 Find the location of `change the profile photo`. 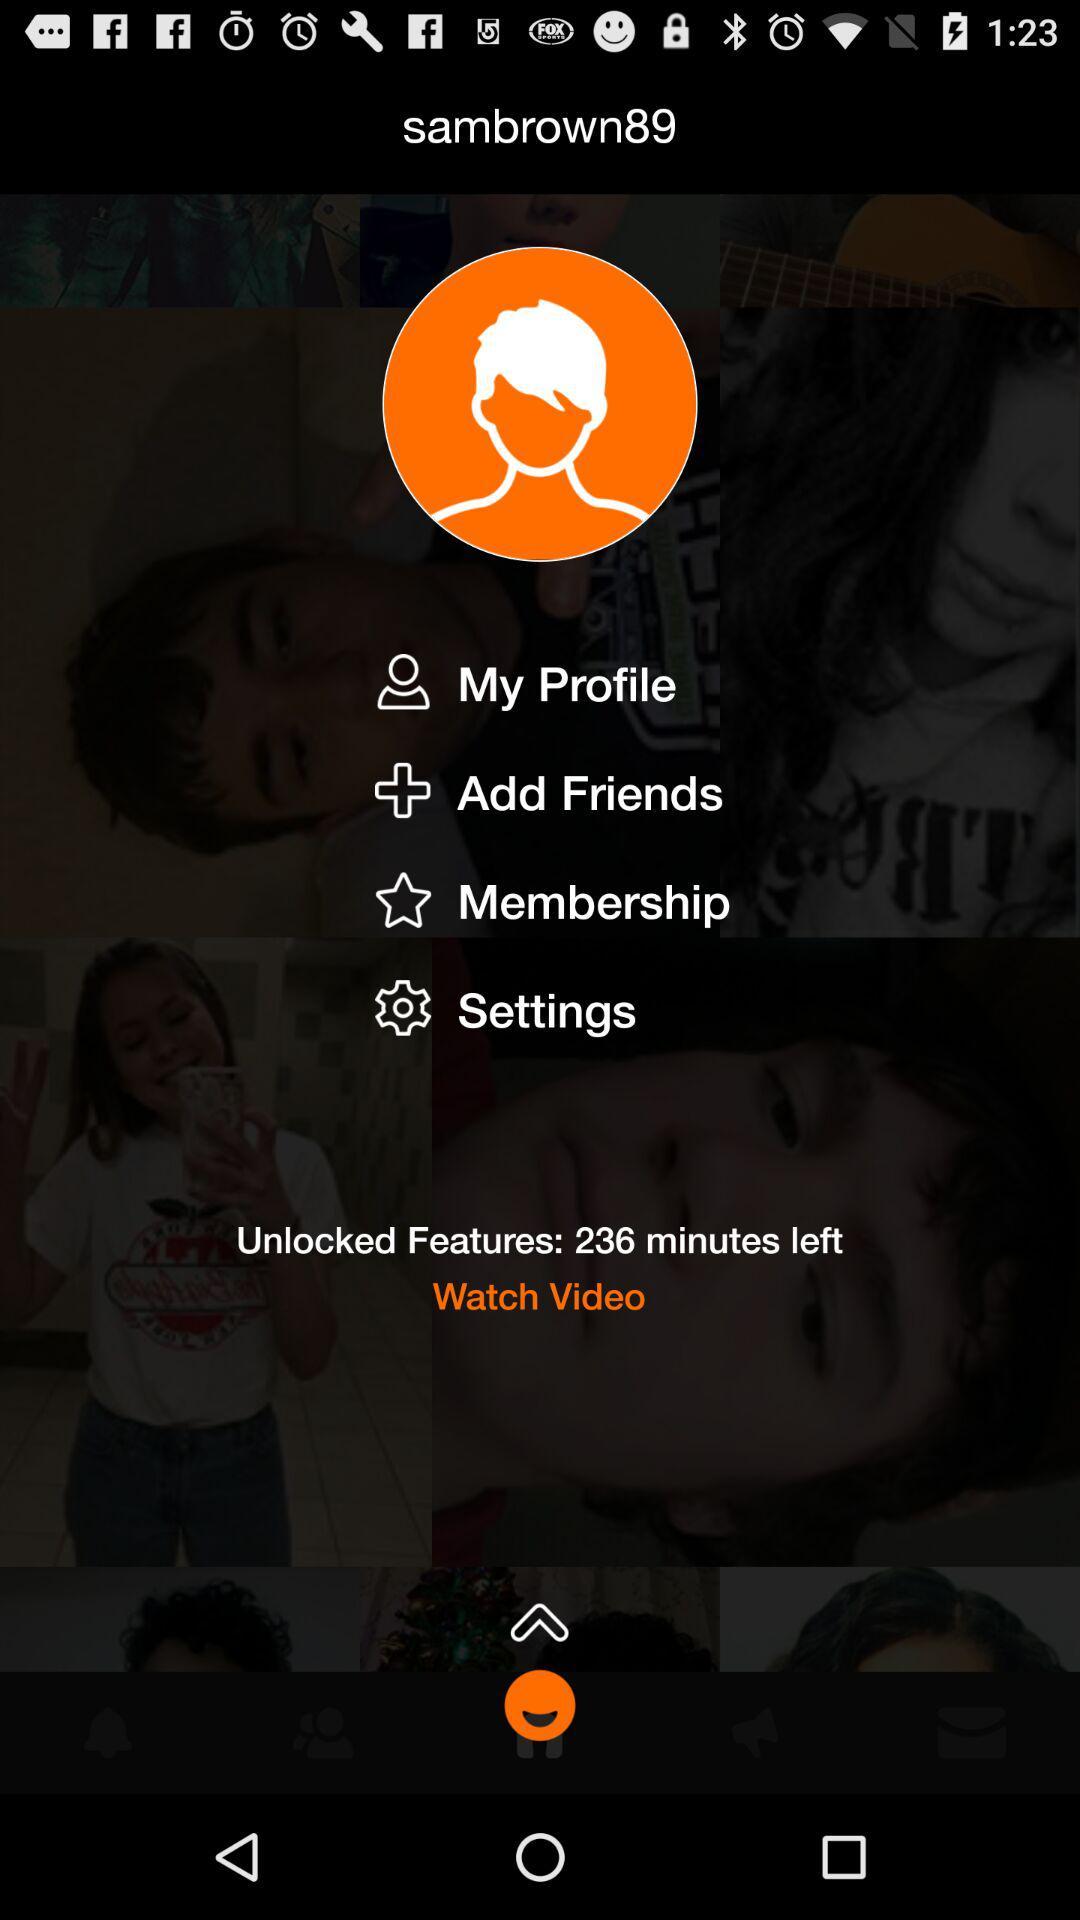

change the profile photo is located at coordinates (540, 403).